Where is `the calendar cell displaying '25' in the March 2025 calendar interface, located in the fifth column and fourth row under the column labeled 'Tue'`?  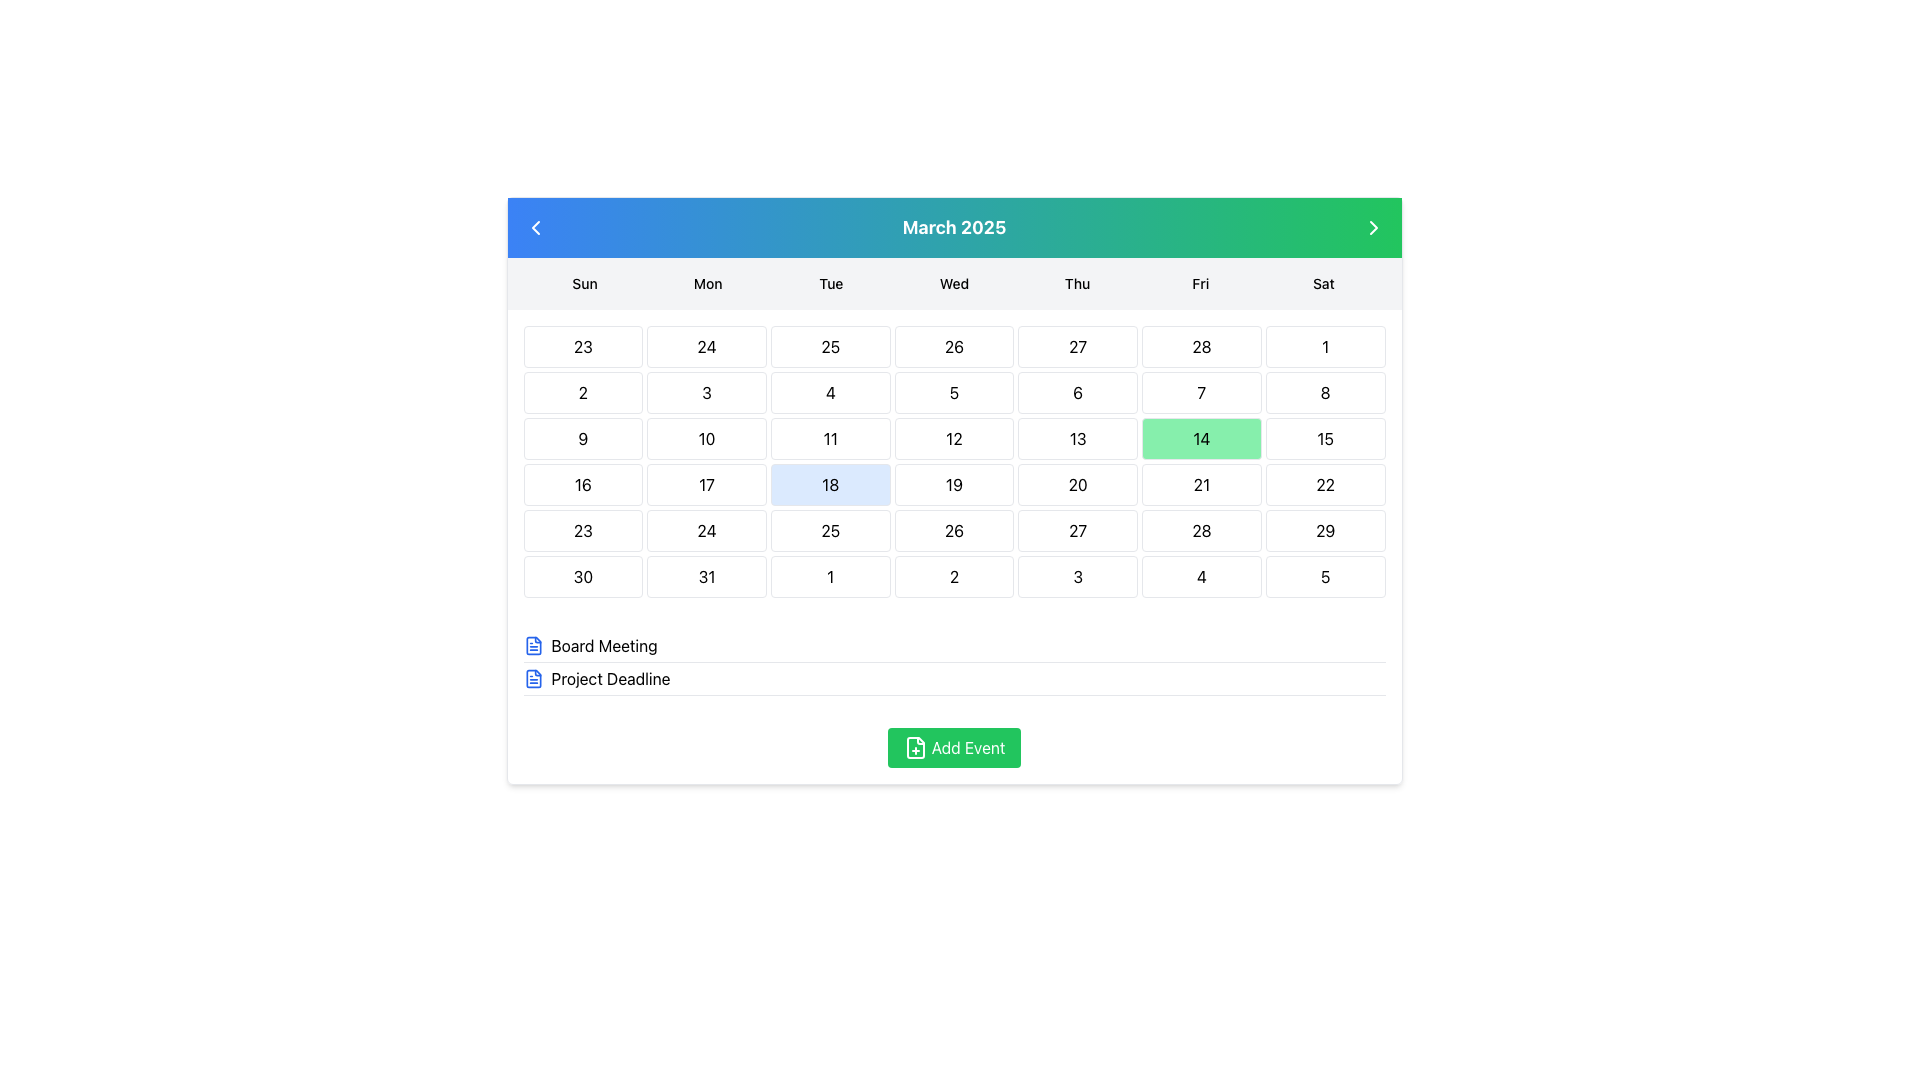
the calendar cell displaying '25' in the March 2025 calendar interface, located in the fifth column and fourth row under the column labeled 'Tue' is located at coordinates (830, 530).